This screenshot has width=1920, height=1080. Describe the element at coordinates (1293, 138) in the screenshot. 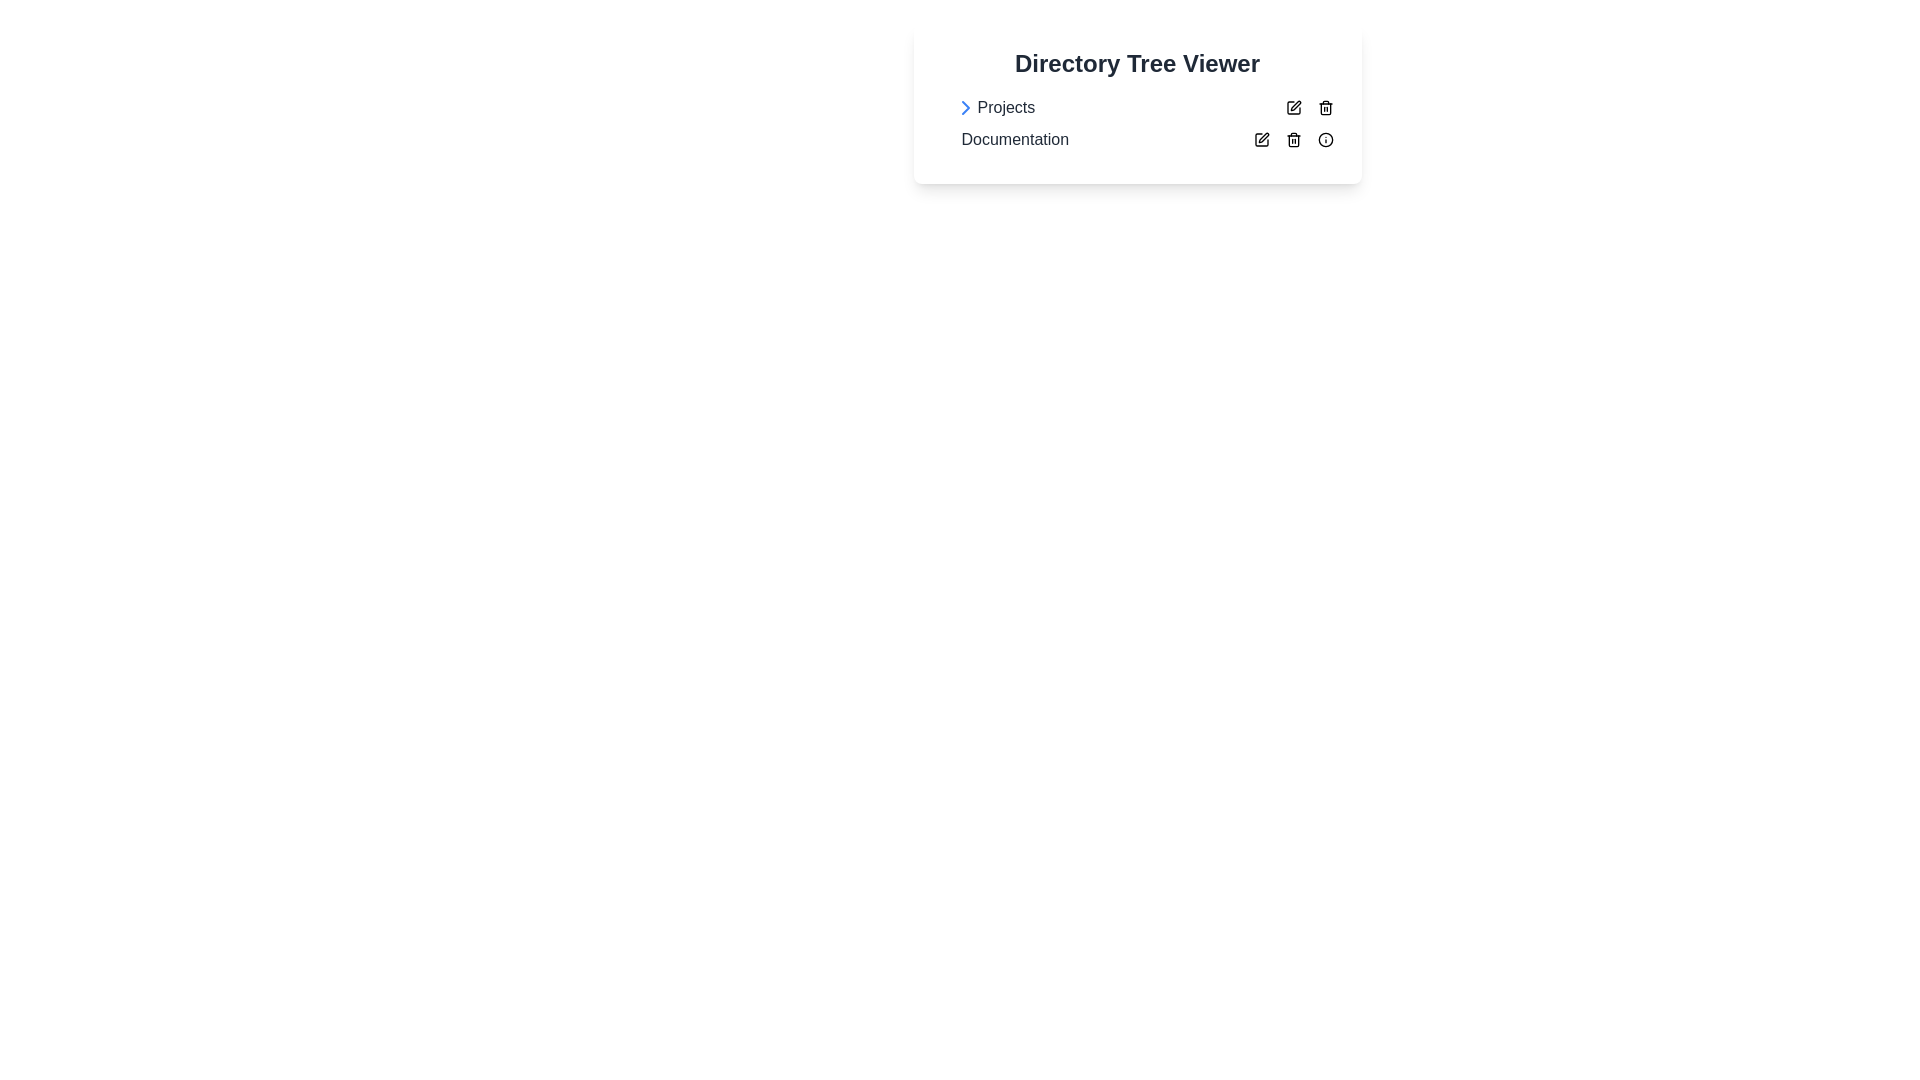

I see `the interactive button-like icons within the toolbar related to the 'Documentation' section, positioned centrally in the third group from the right` at that location.